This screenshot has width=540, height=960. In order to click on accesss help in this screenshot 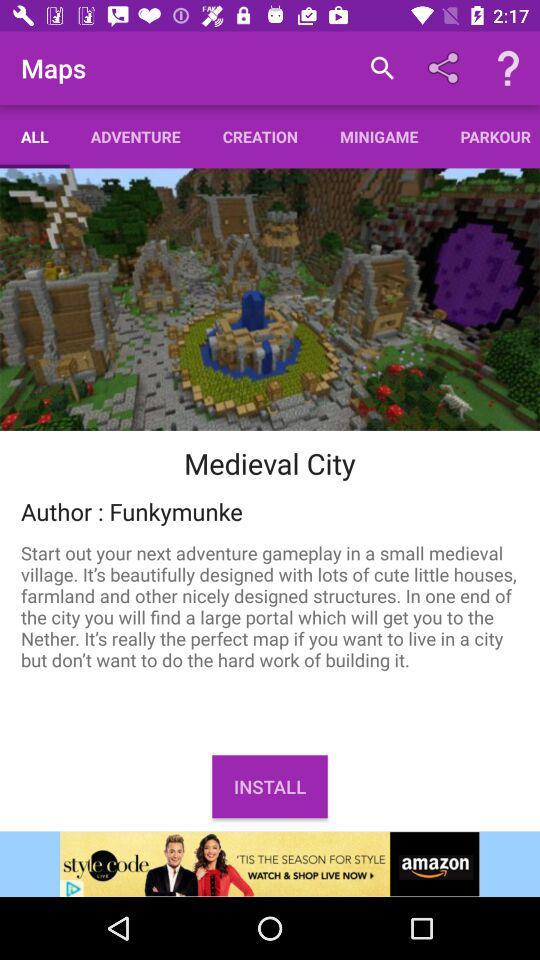, I will do `click(508, 68)`.